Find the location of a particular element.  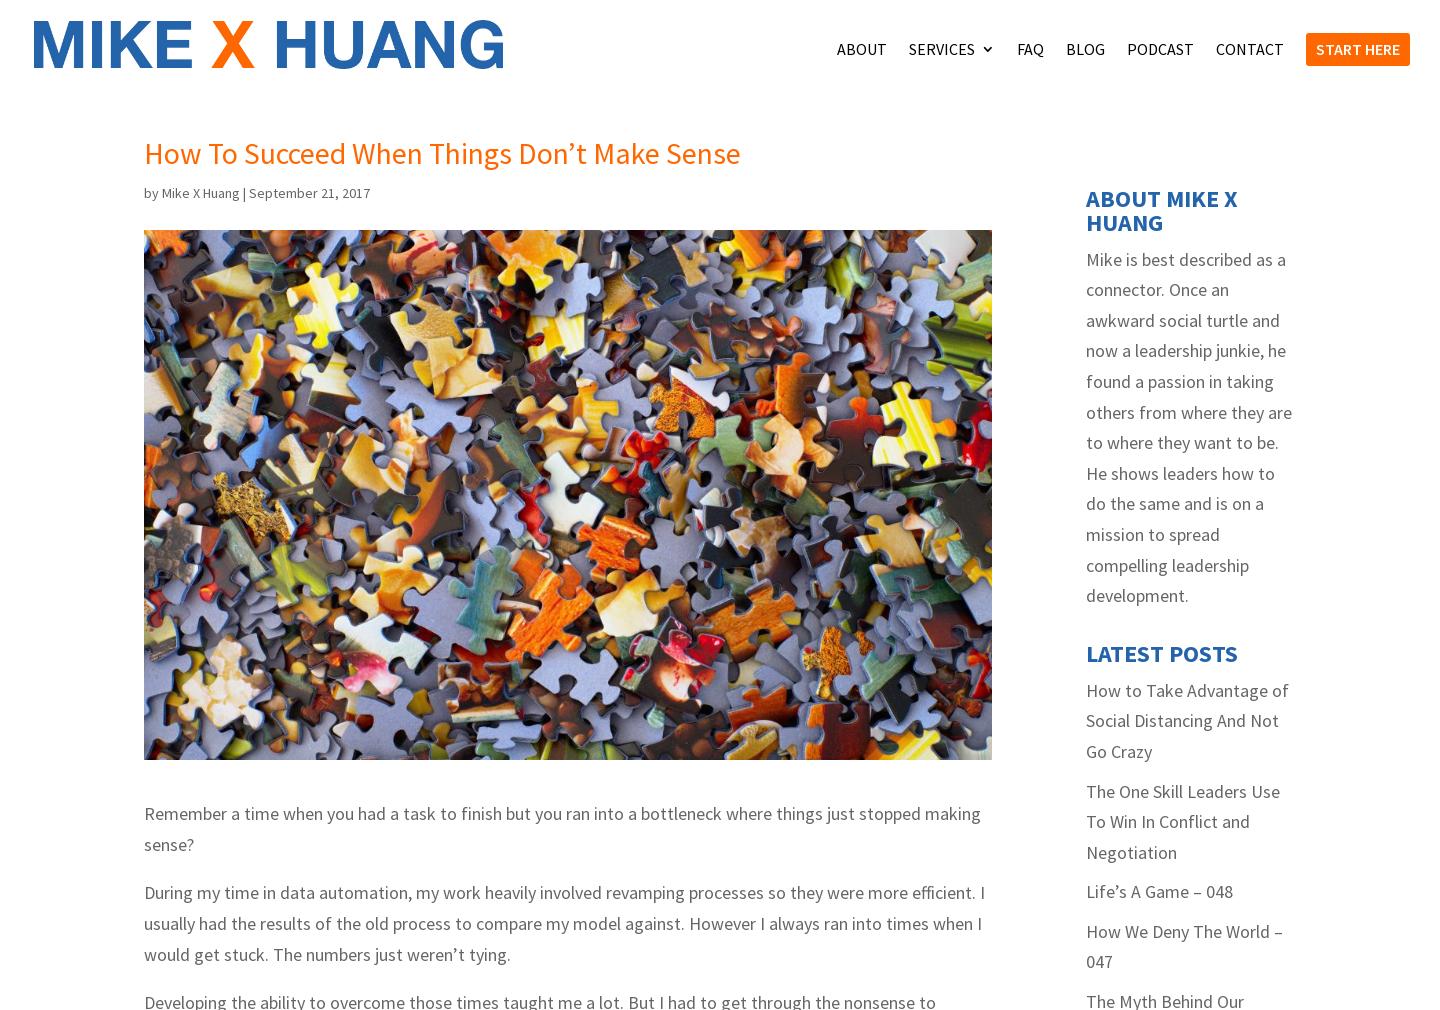

'About' is located at coordinates (837, 47).